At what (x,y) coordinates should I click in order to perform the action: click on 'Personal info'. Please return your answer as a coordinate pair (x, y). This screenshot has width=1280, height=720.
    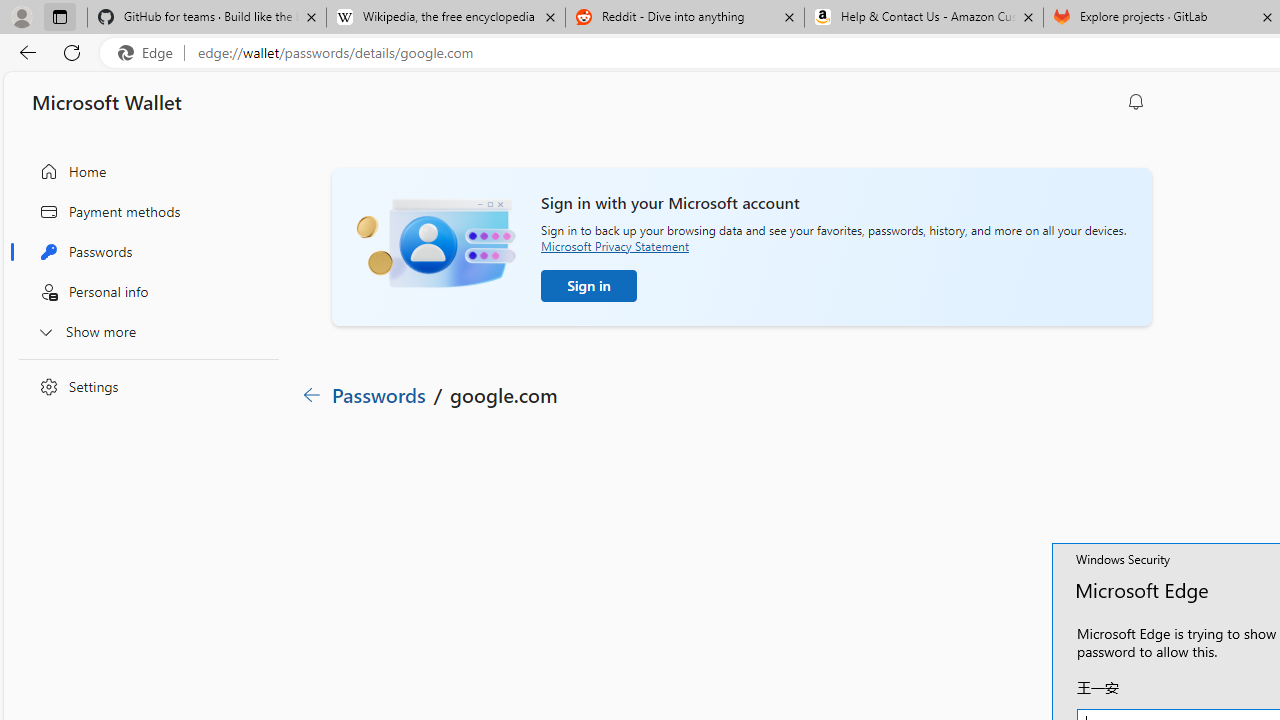
    Looking at the image, I should click on (143, 292).